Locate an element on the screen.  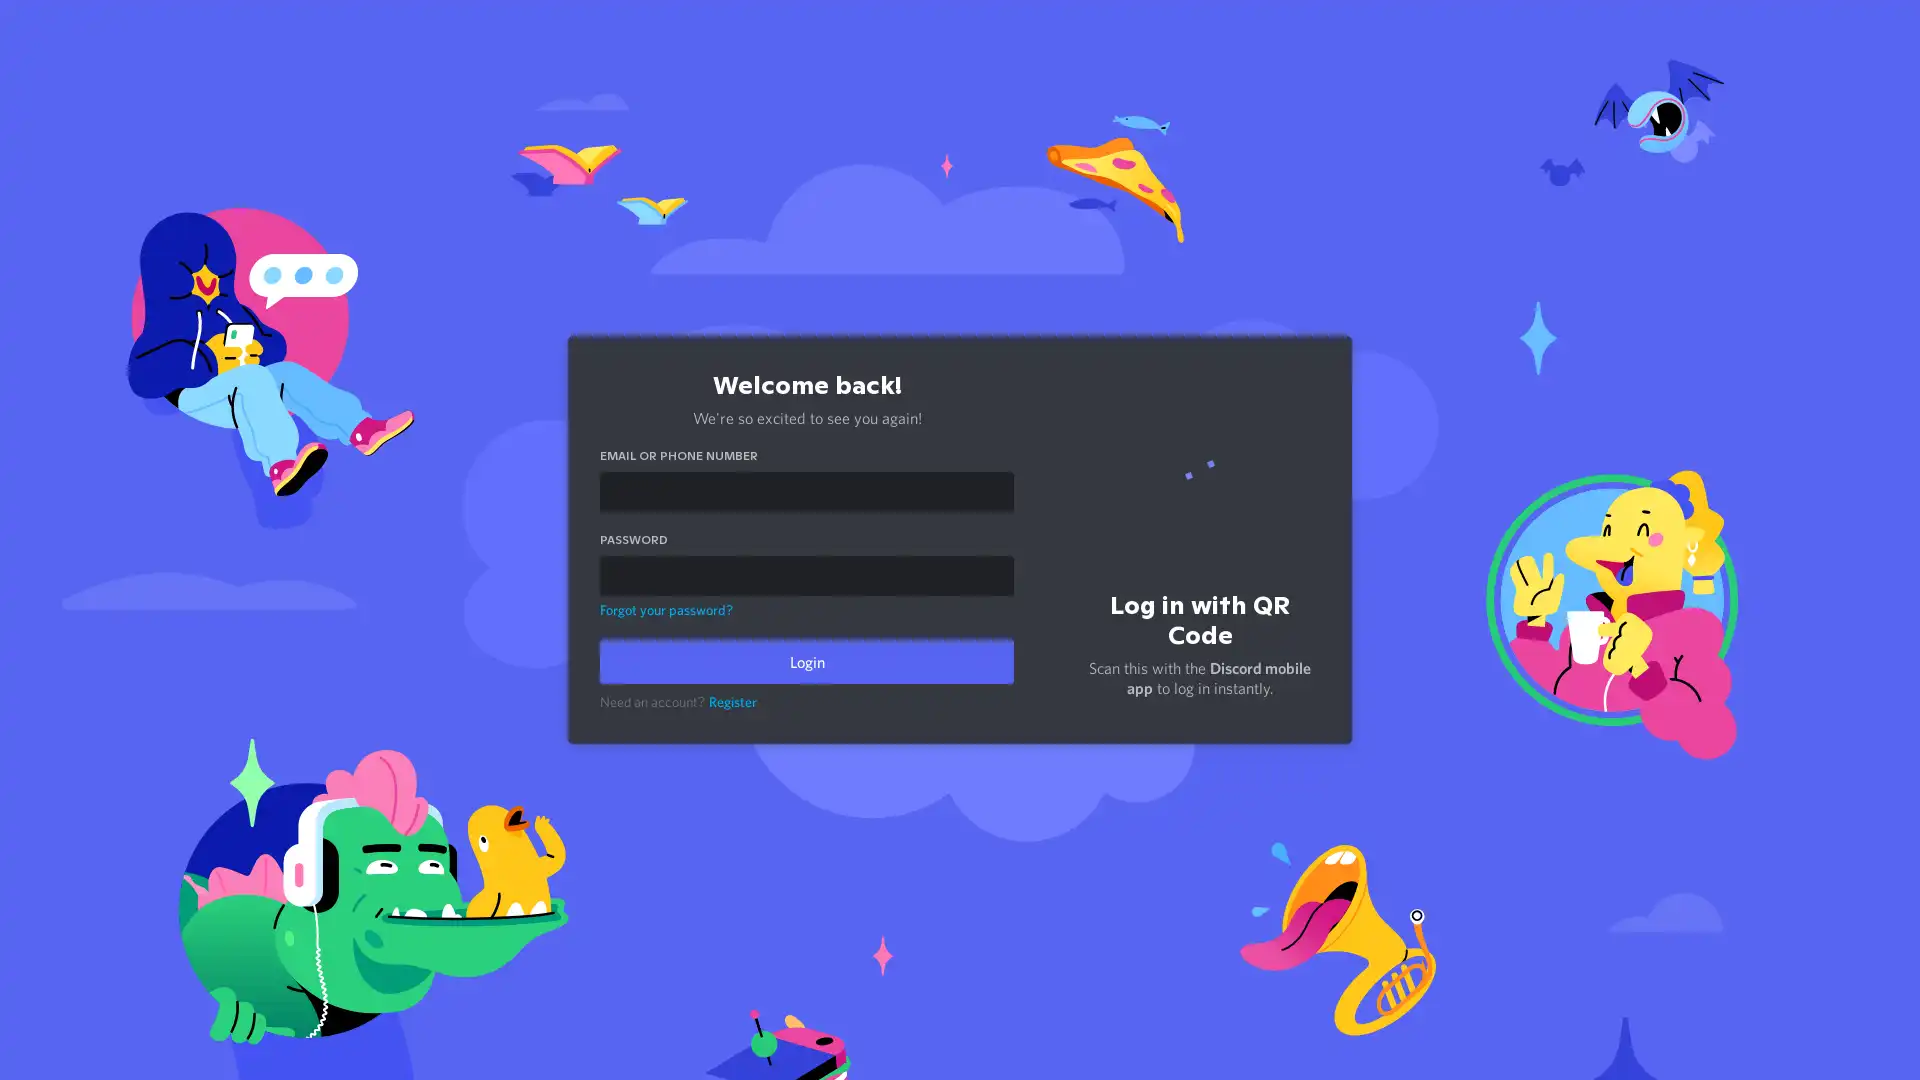
Login is located at coordinates (806, 662).